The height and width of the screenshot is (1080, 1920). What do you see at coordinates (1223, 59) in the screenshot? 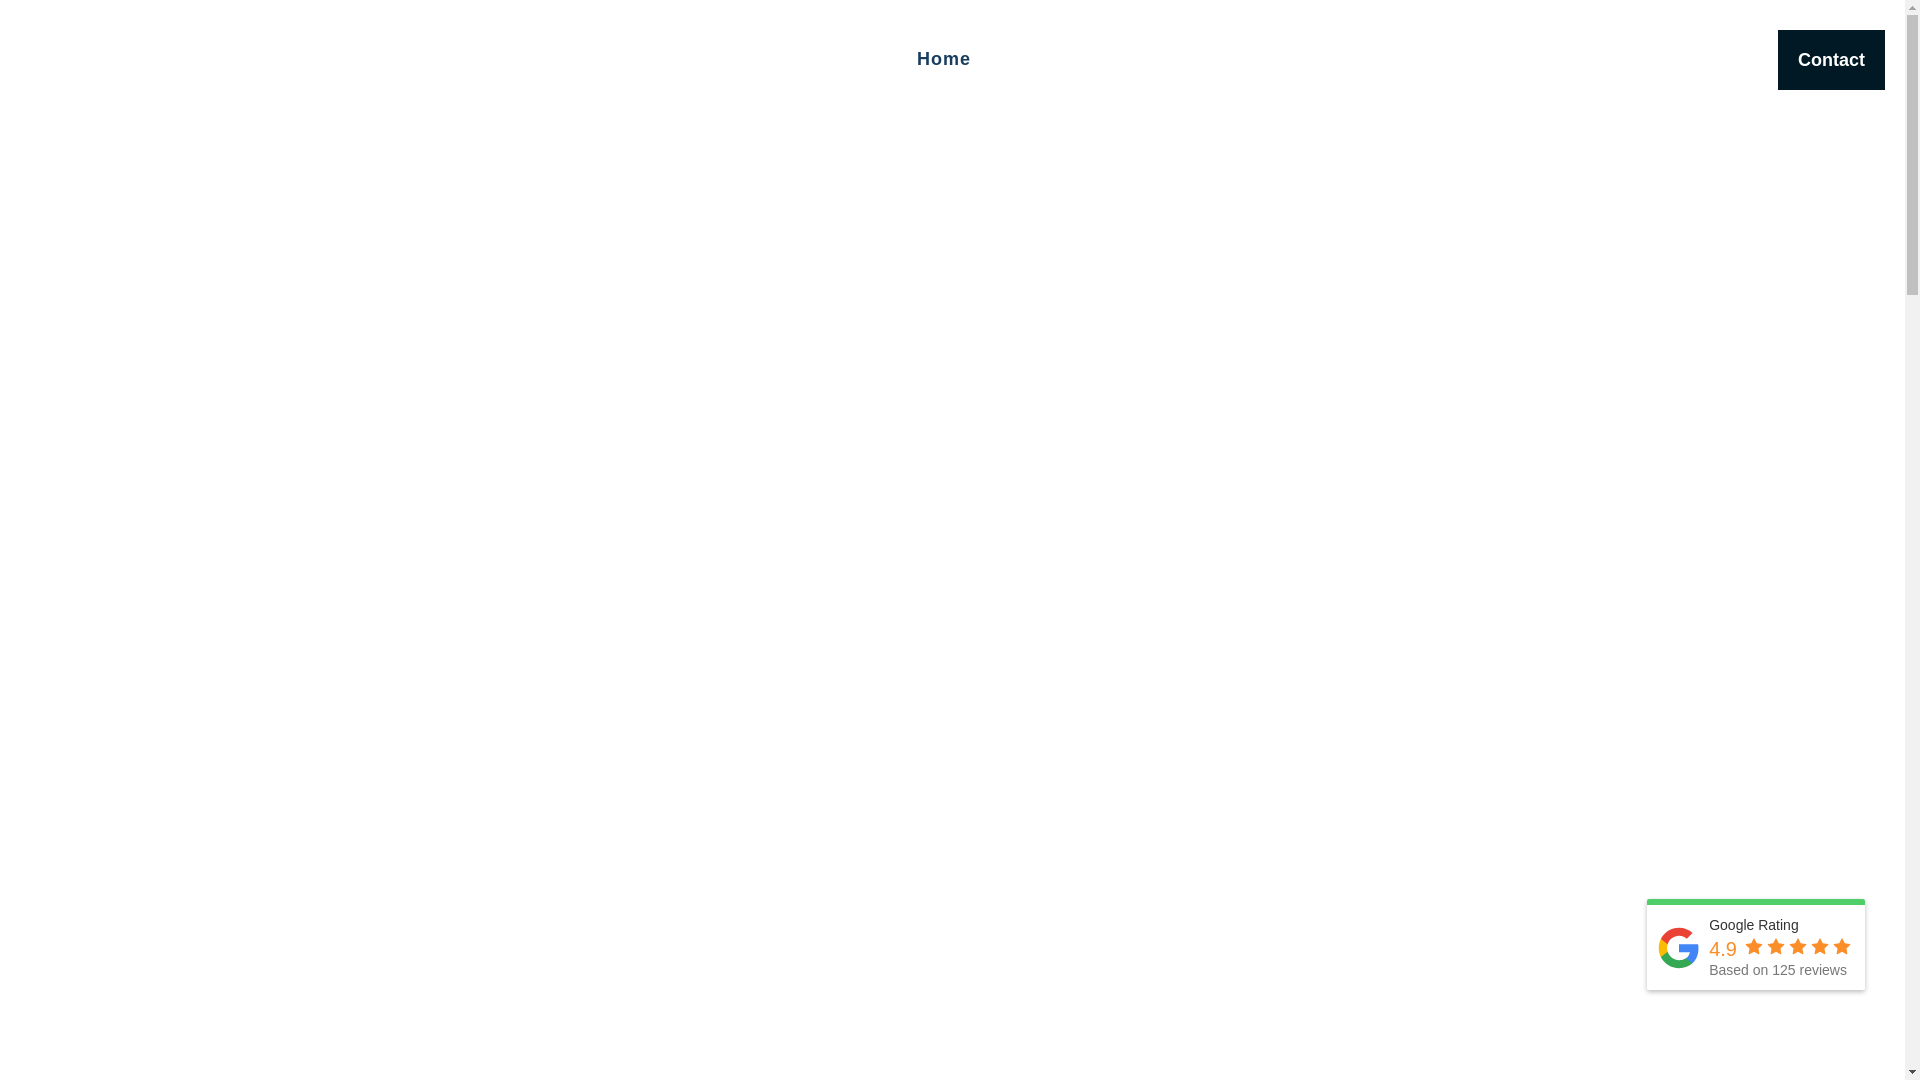
I see `'Procedures'` at bounding box center [1223, 59].